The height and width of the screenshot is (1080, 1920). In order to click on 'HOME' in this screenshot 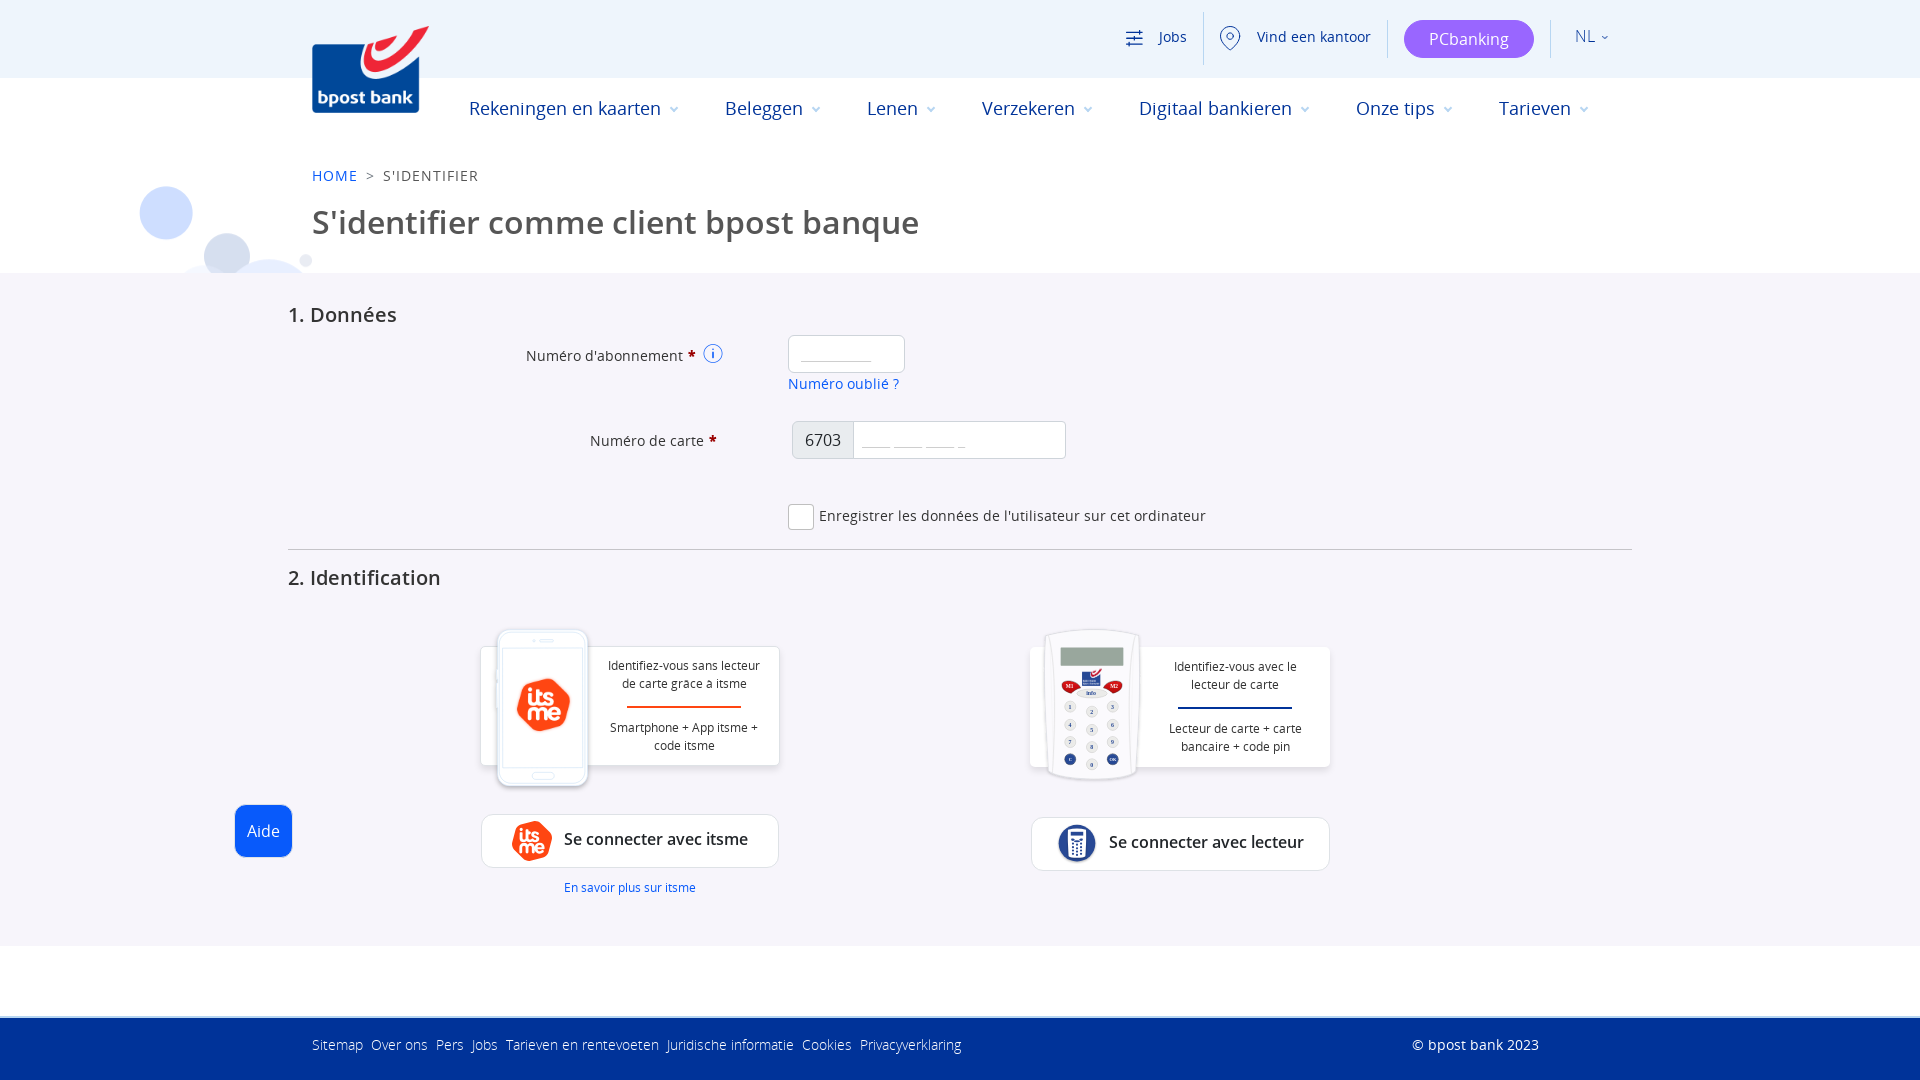, I will do `click(335, 174)`.